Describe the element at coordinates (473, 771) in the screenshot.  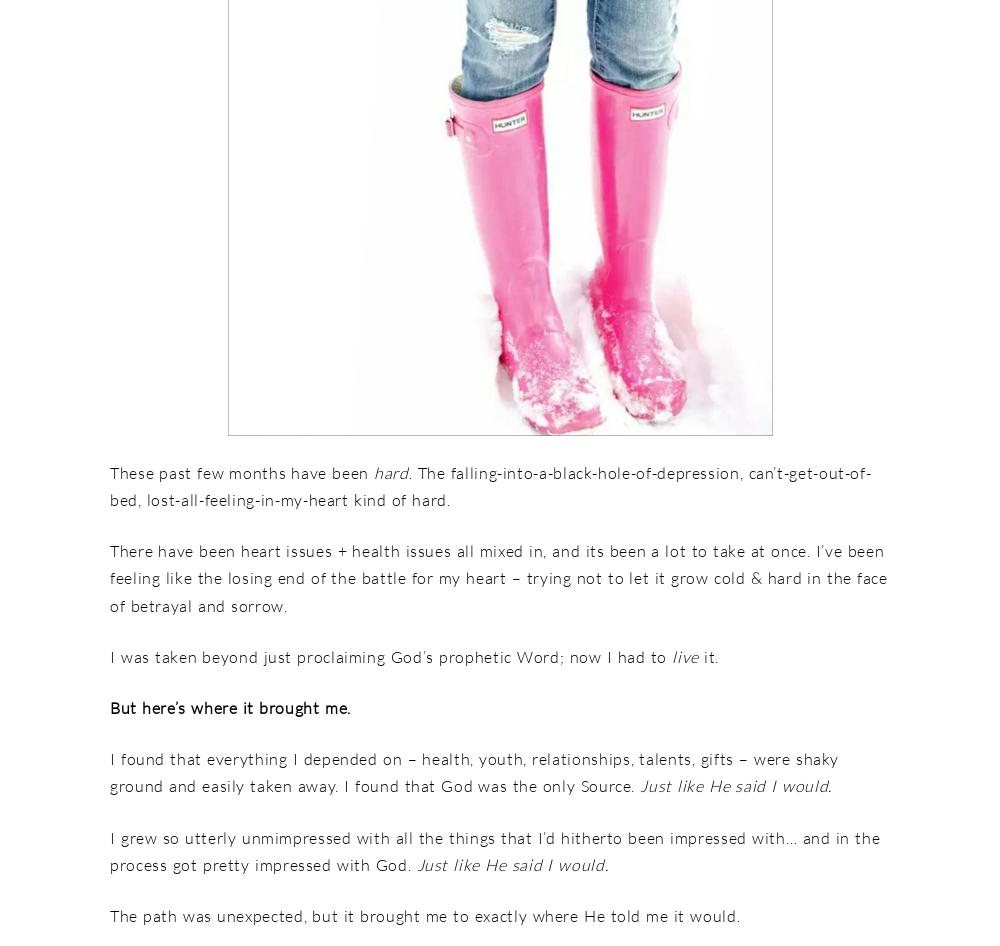
I see `'I found that everything I depended on – health, youth, relationships, talents, gifts – were shaky ground and easily taken away. I found that God was the only Source.'` at that location.